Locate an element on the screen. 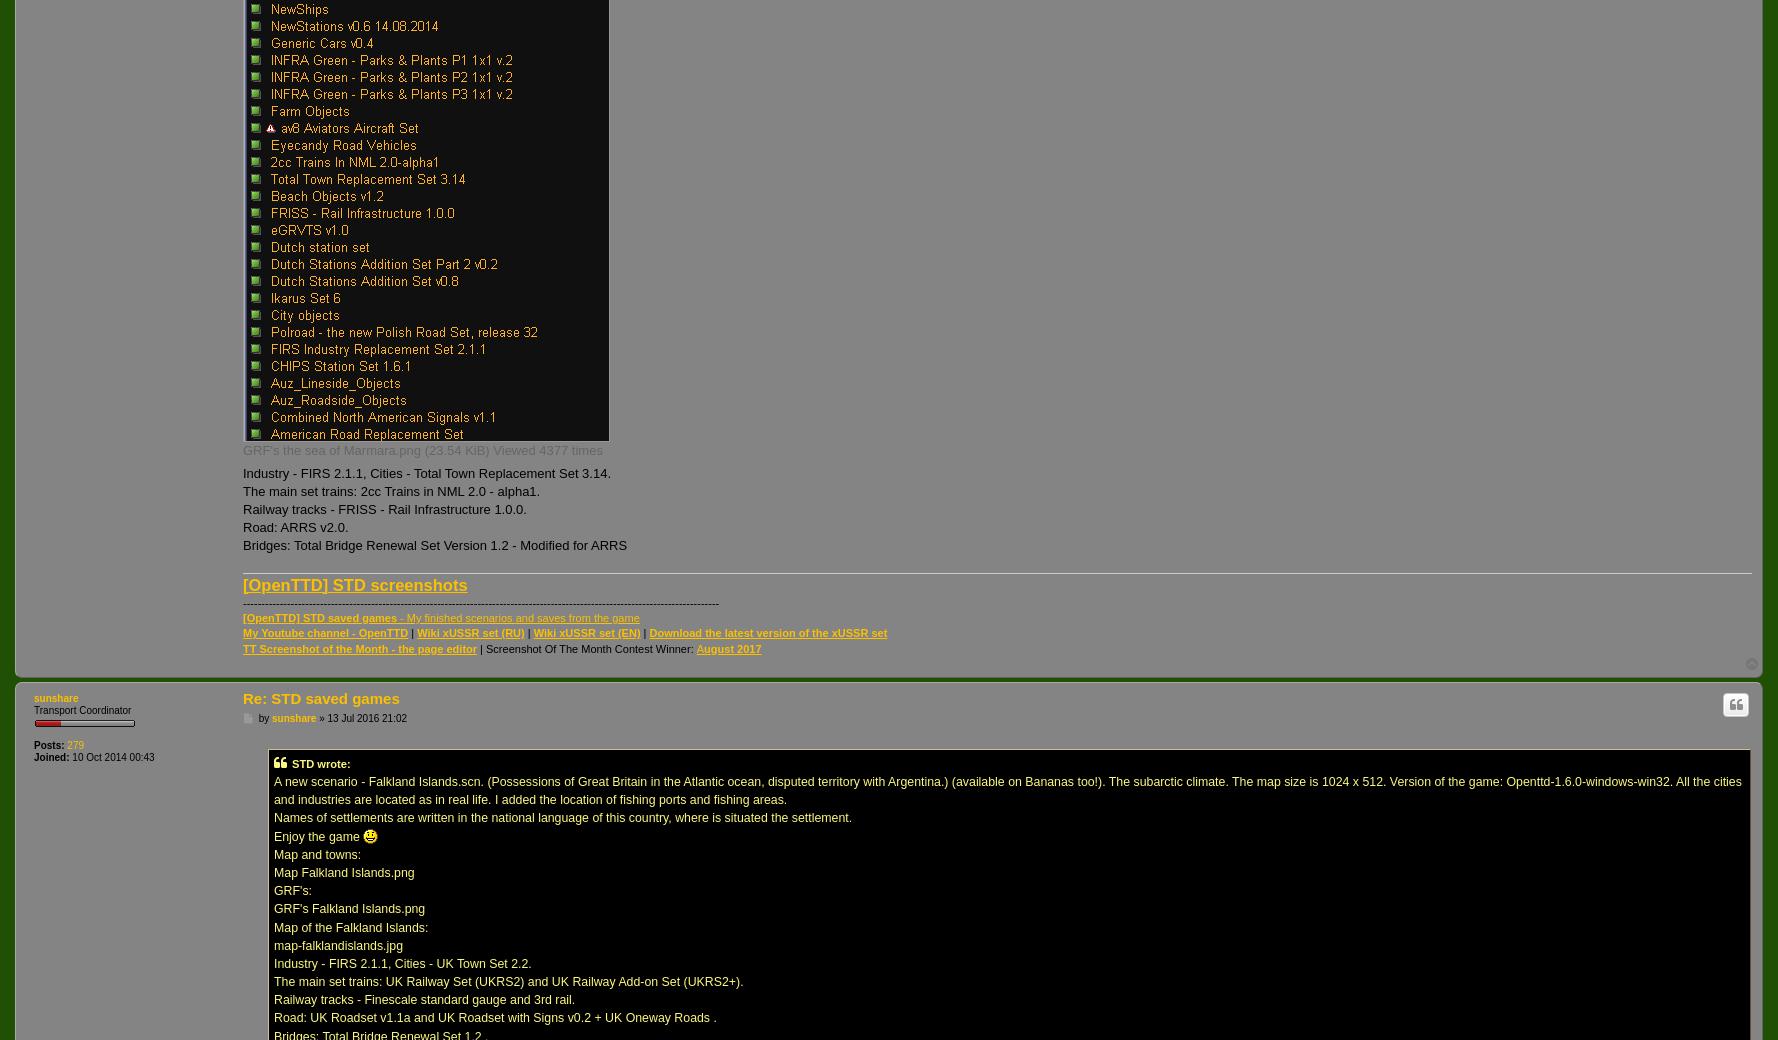  'Re: STD saved games' is located at coordinates (319, 698).